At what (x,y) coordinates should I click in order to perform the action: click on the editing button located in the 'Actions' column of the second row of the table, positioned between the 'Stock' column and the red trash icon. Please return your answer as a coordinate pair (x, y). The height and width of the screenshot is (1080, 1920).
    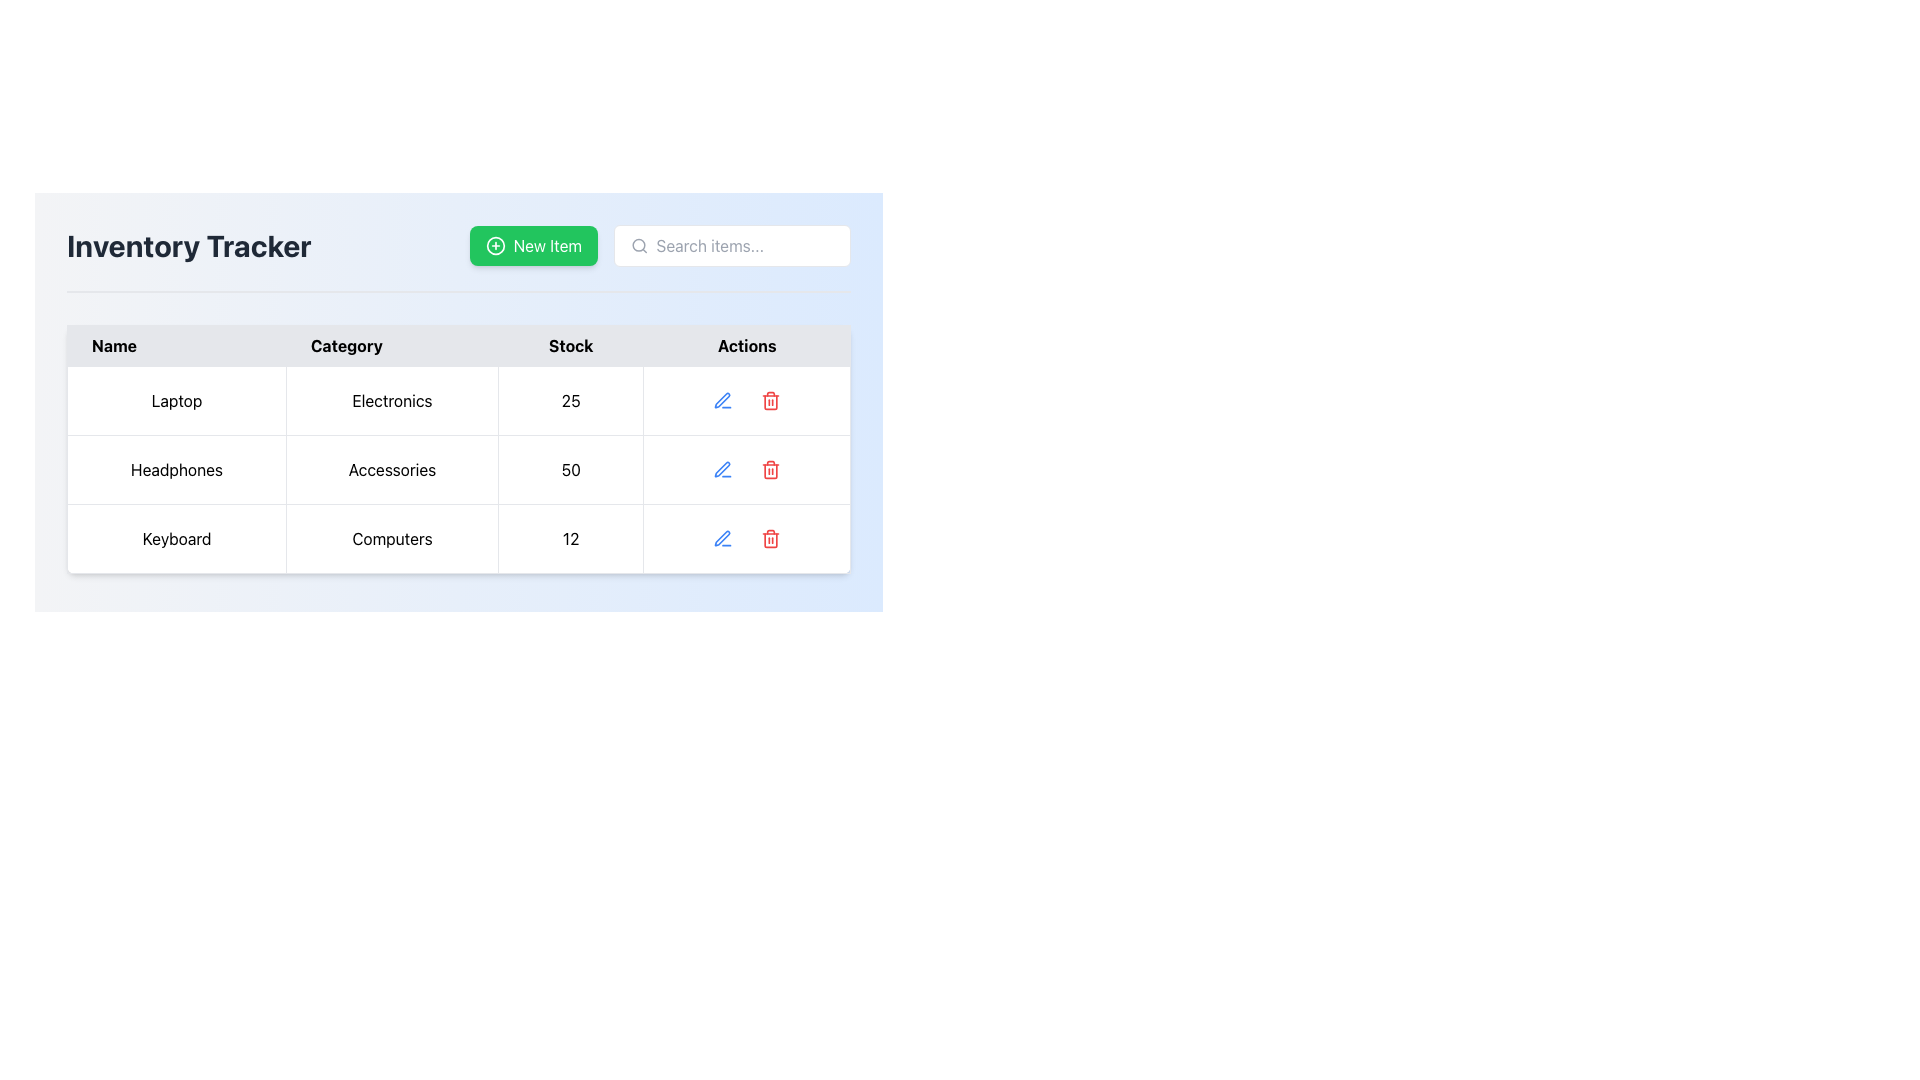
    Looking at the image, I should click on (722, 470).